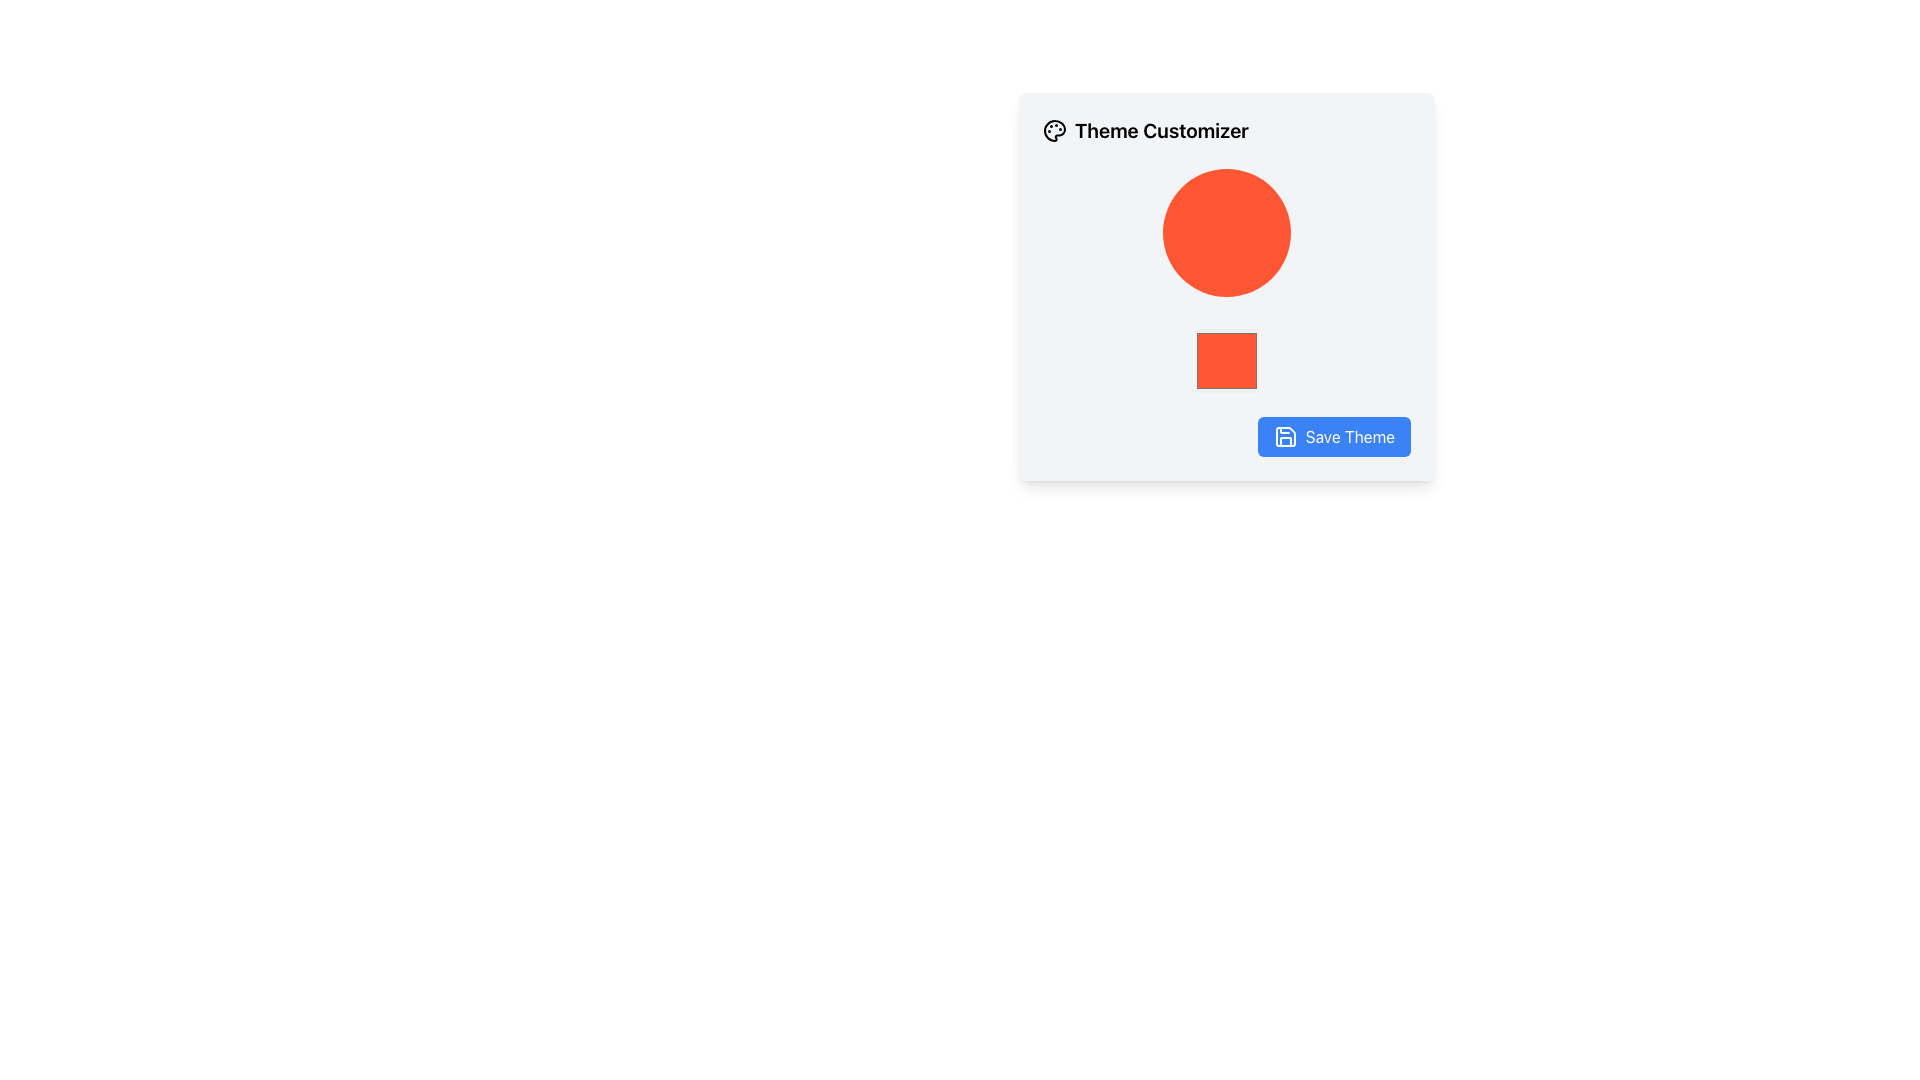 Image resolution: width=1920 pixels, height=1080 pixels. Describe the element at coordinates (1054, 131) in the screenshot. I see `the painter's palette icon in the 'Theme Customizer' header section, which is characterized by its minimalistic design and black paint spots` at that location.